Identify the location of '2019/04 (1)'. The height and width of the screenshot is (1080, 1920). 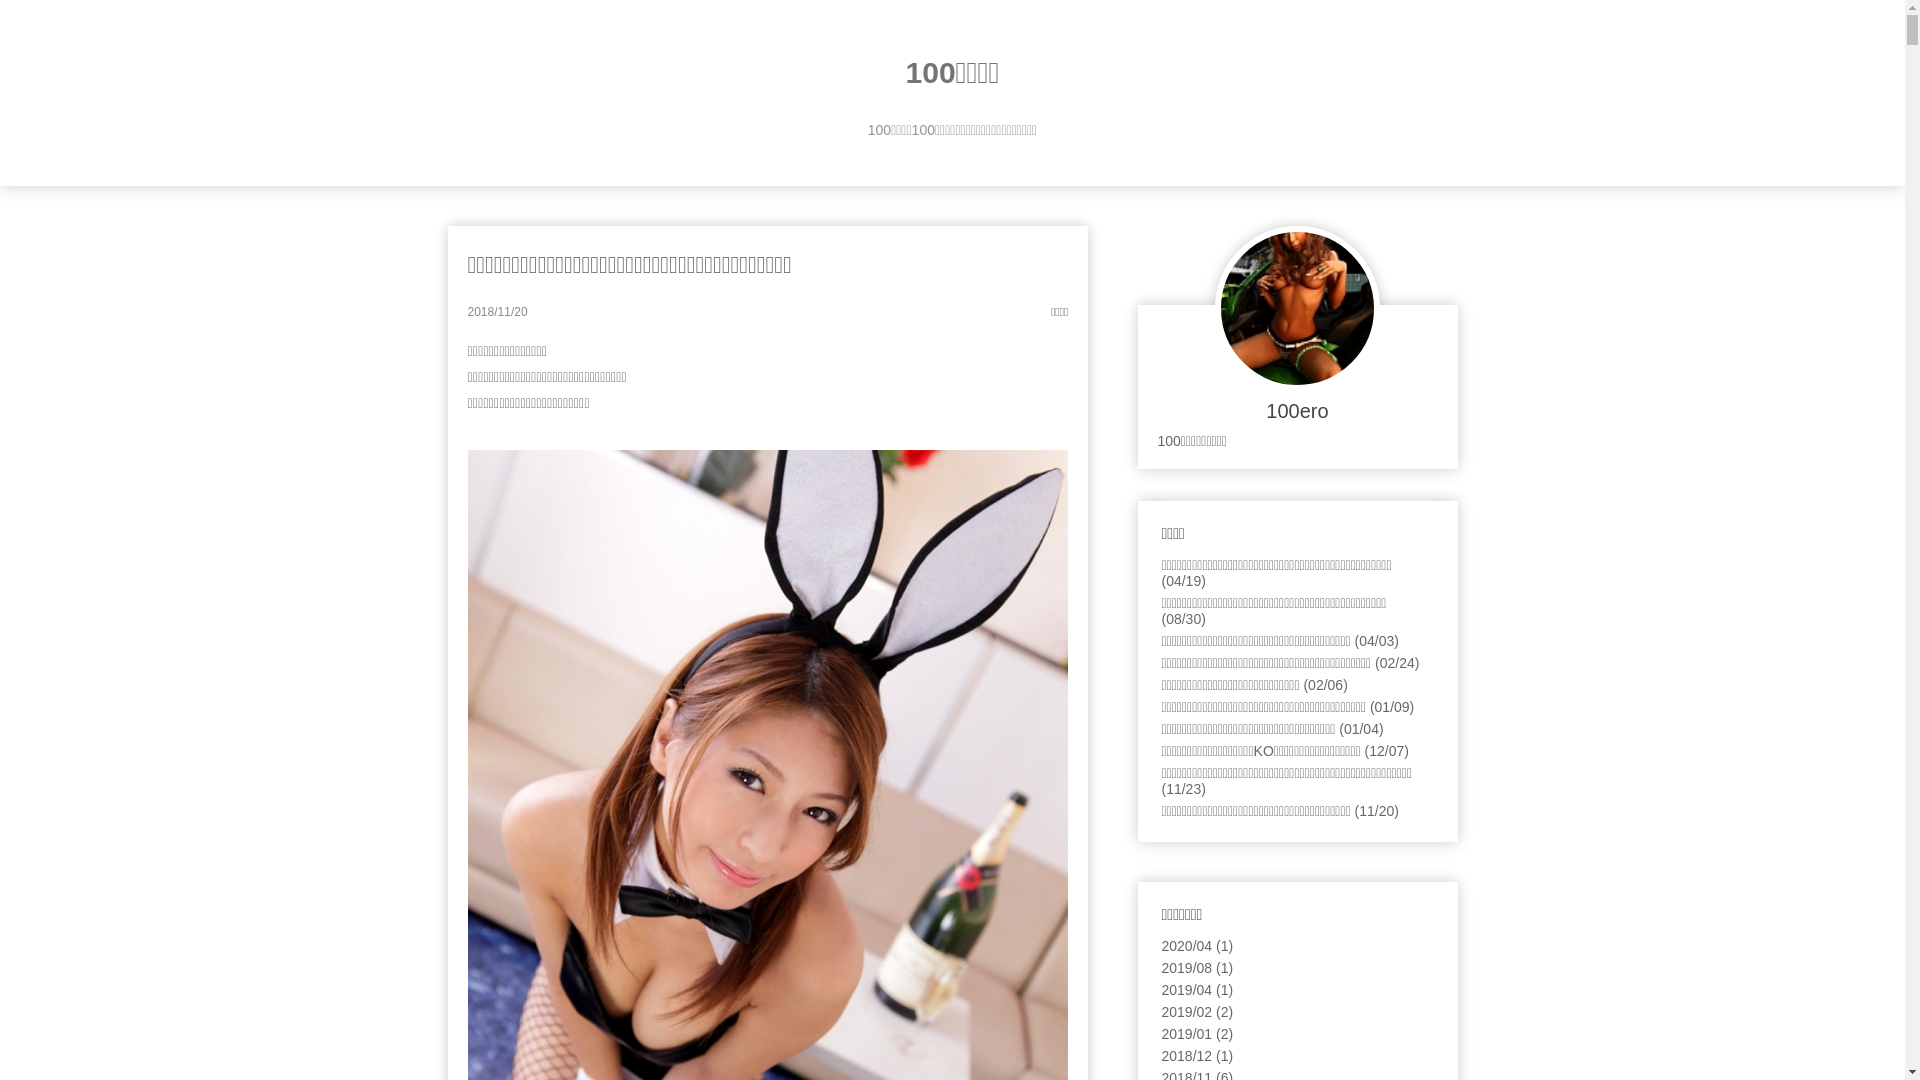
(1198, 990).